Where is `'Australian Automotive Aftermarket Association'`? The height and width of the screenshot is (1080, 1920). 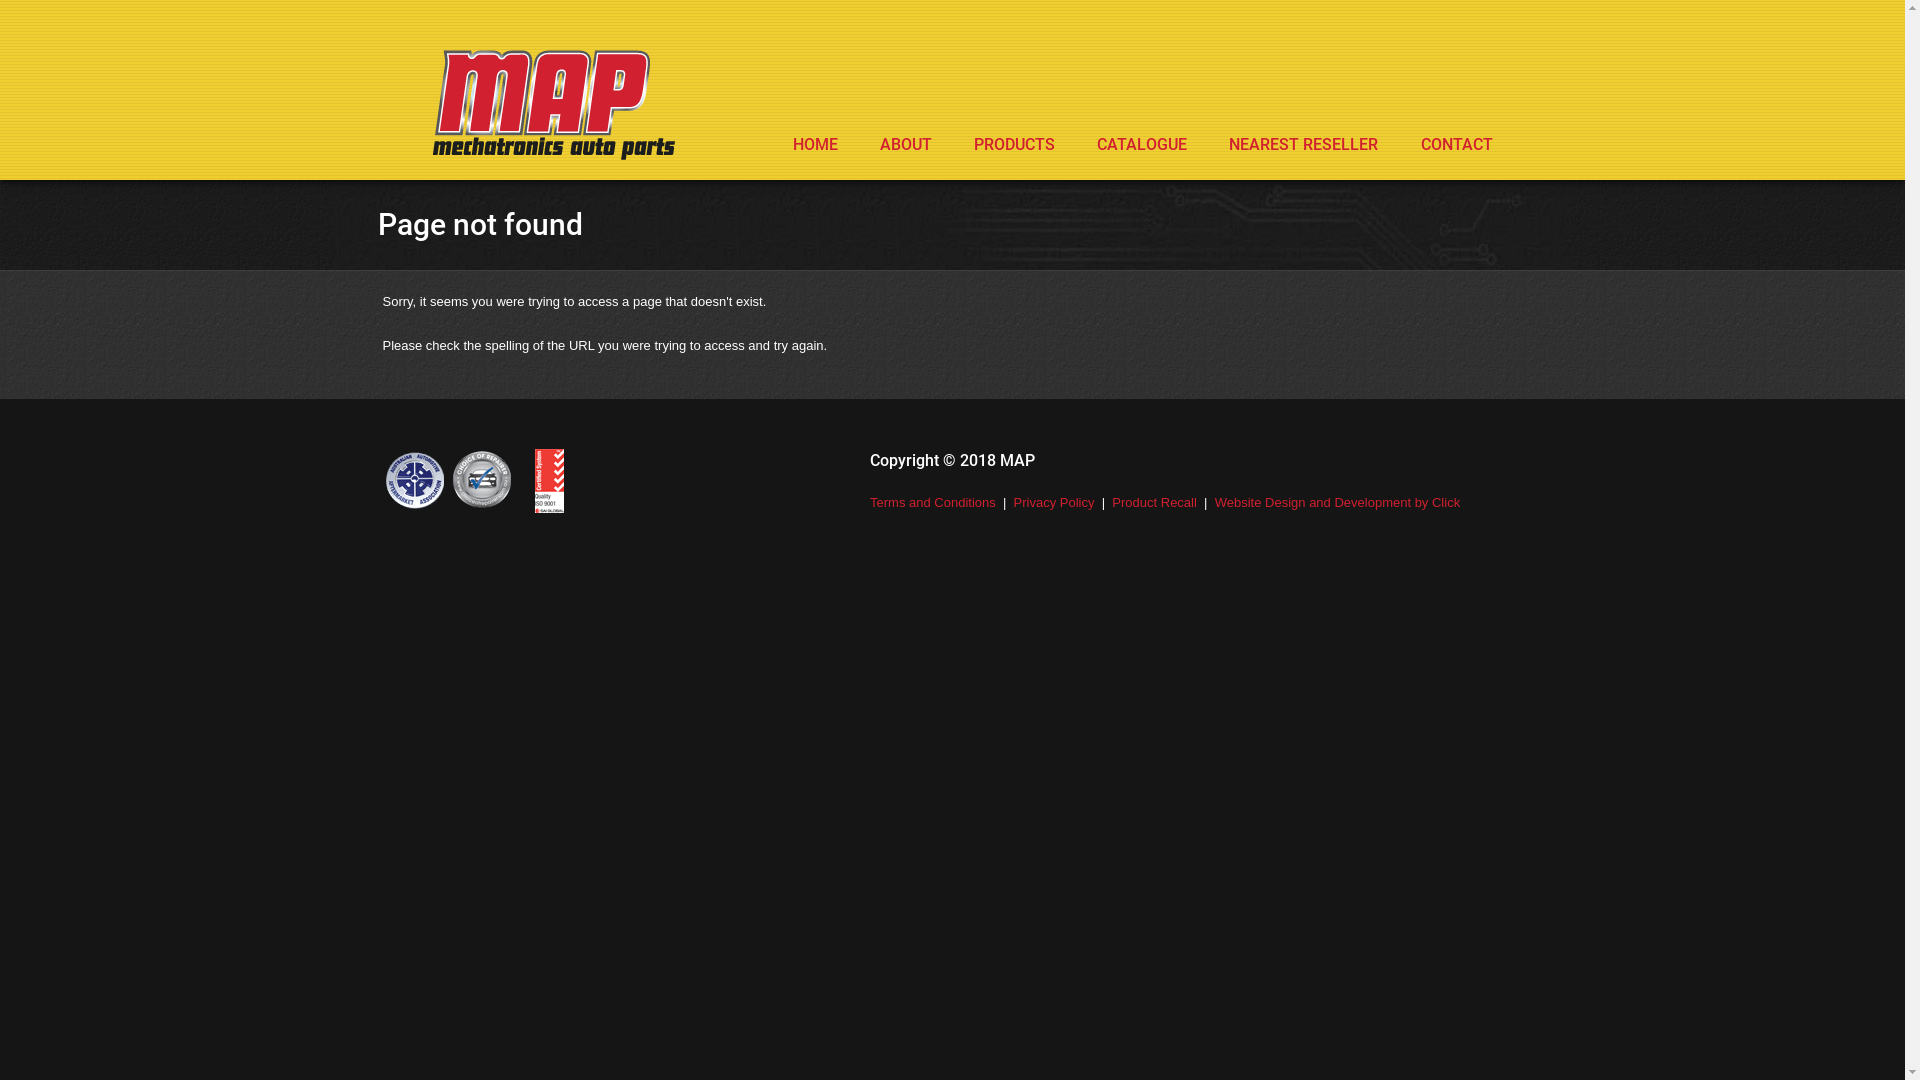 'Australian Automotive Aftermarket Association' is located at coordinates (412, 481).